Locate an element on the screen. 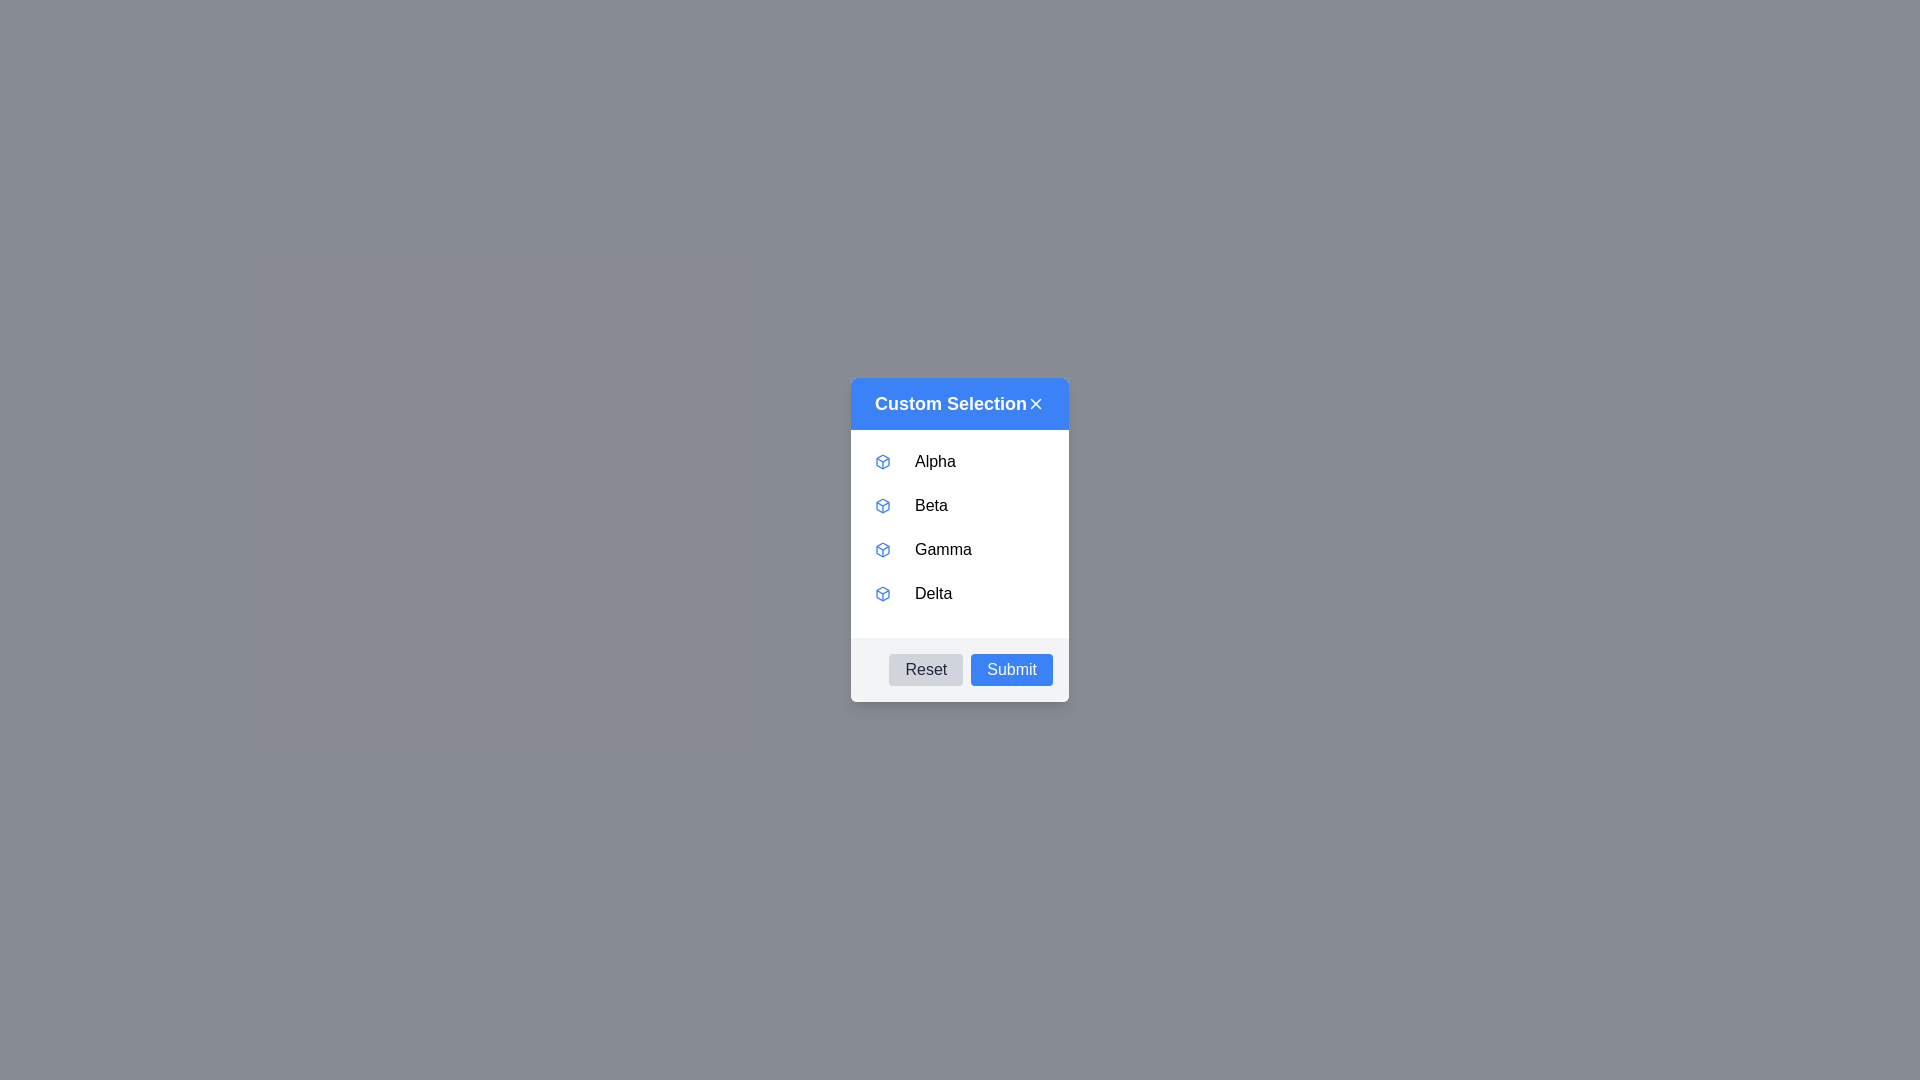 This screenshot has height=1080, width=1920. the circular icon button with a blue outline and cube design, located as the first element is located at coordinates (882, 504).